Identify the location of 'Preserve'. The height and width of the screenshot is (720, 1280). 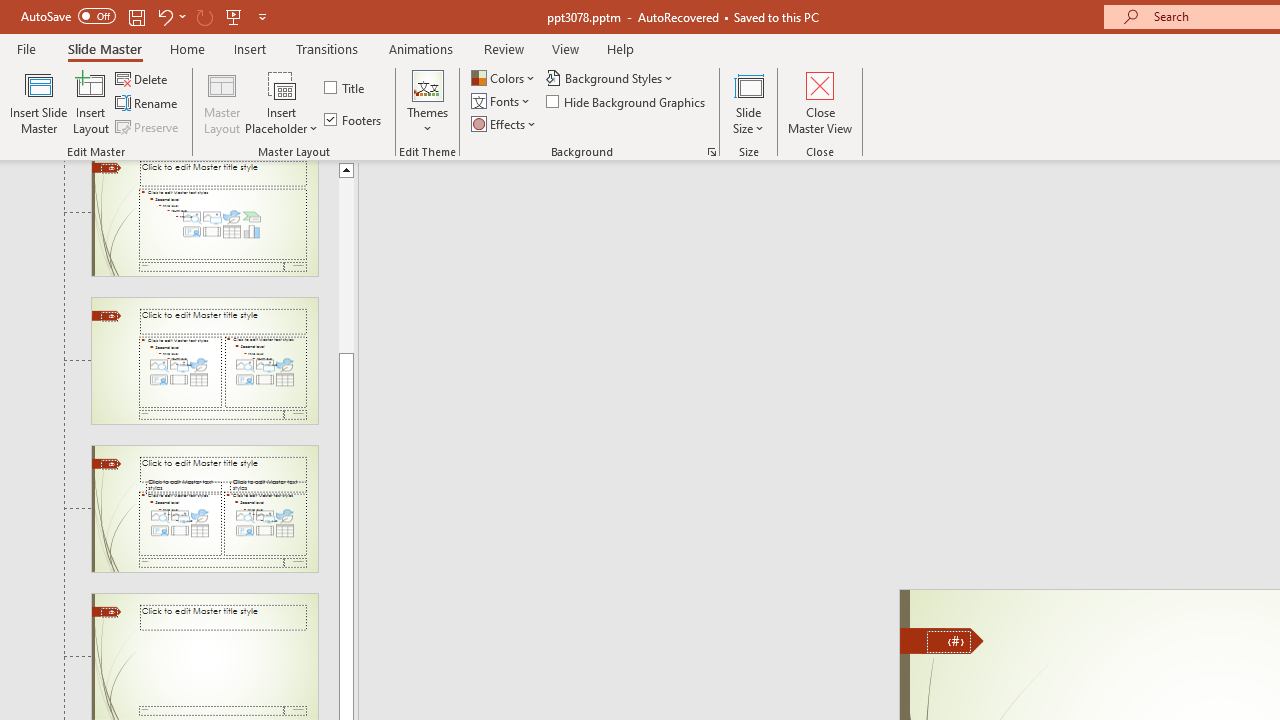
(148, 127).